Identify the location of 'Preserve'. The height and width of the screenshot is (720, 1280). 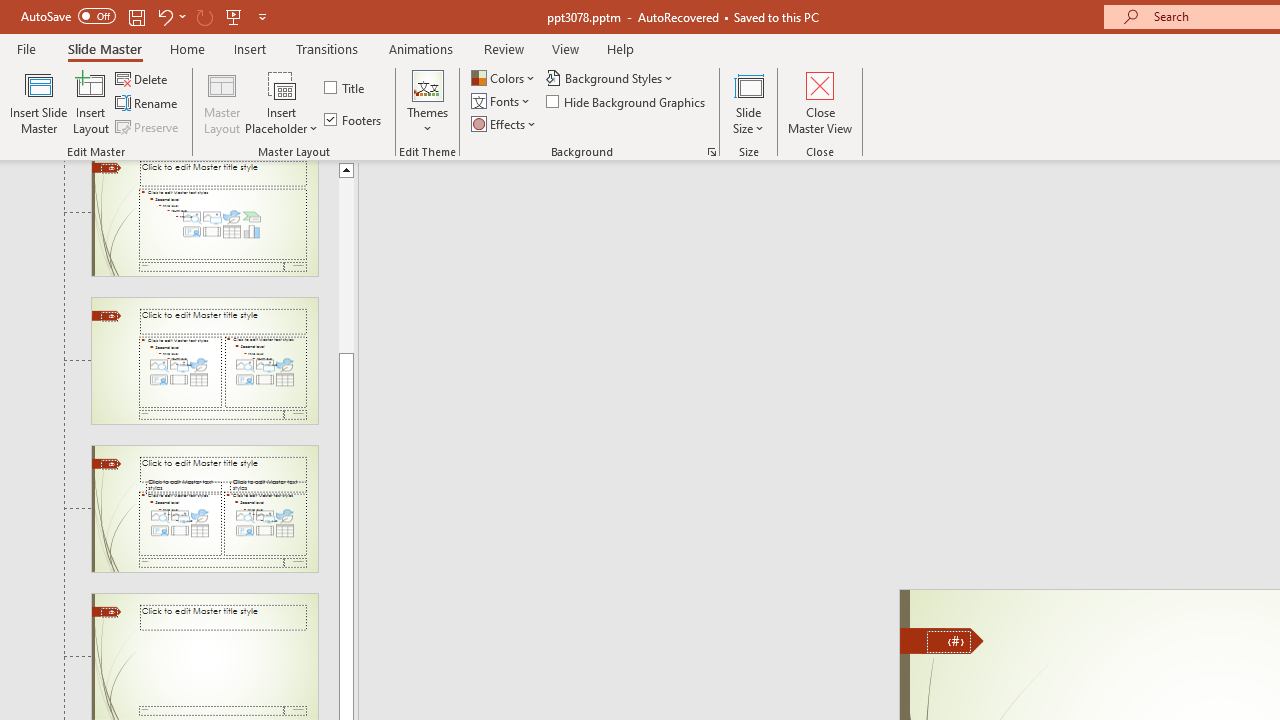
(148, 127).